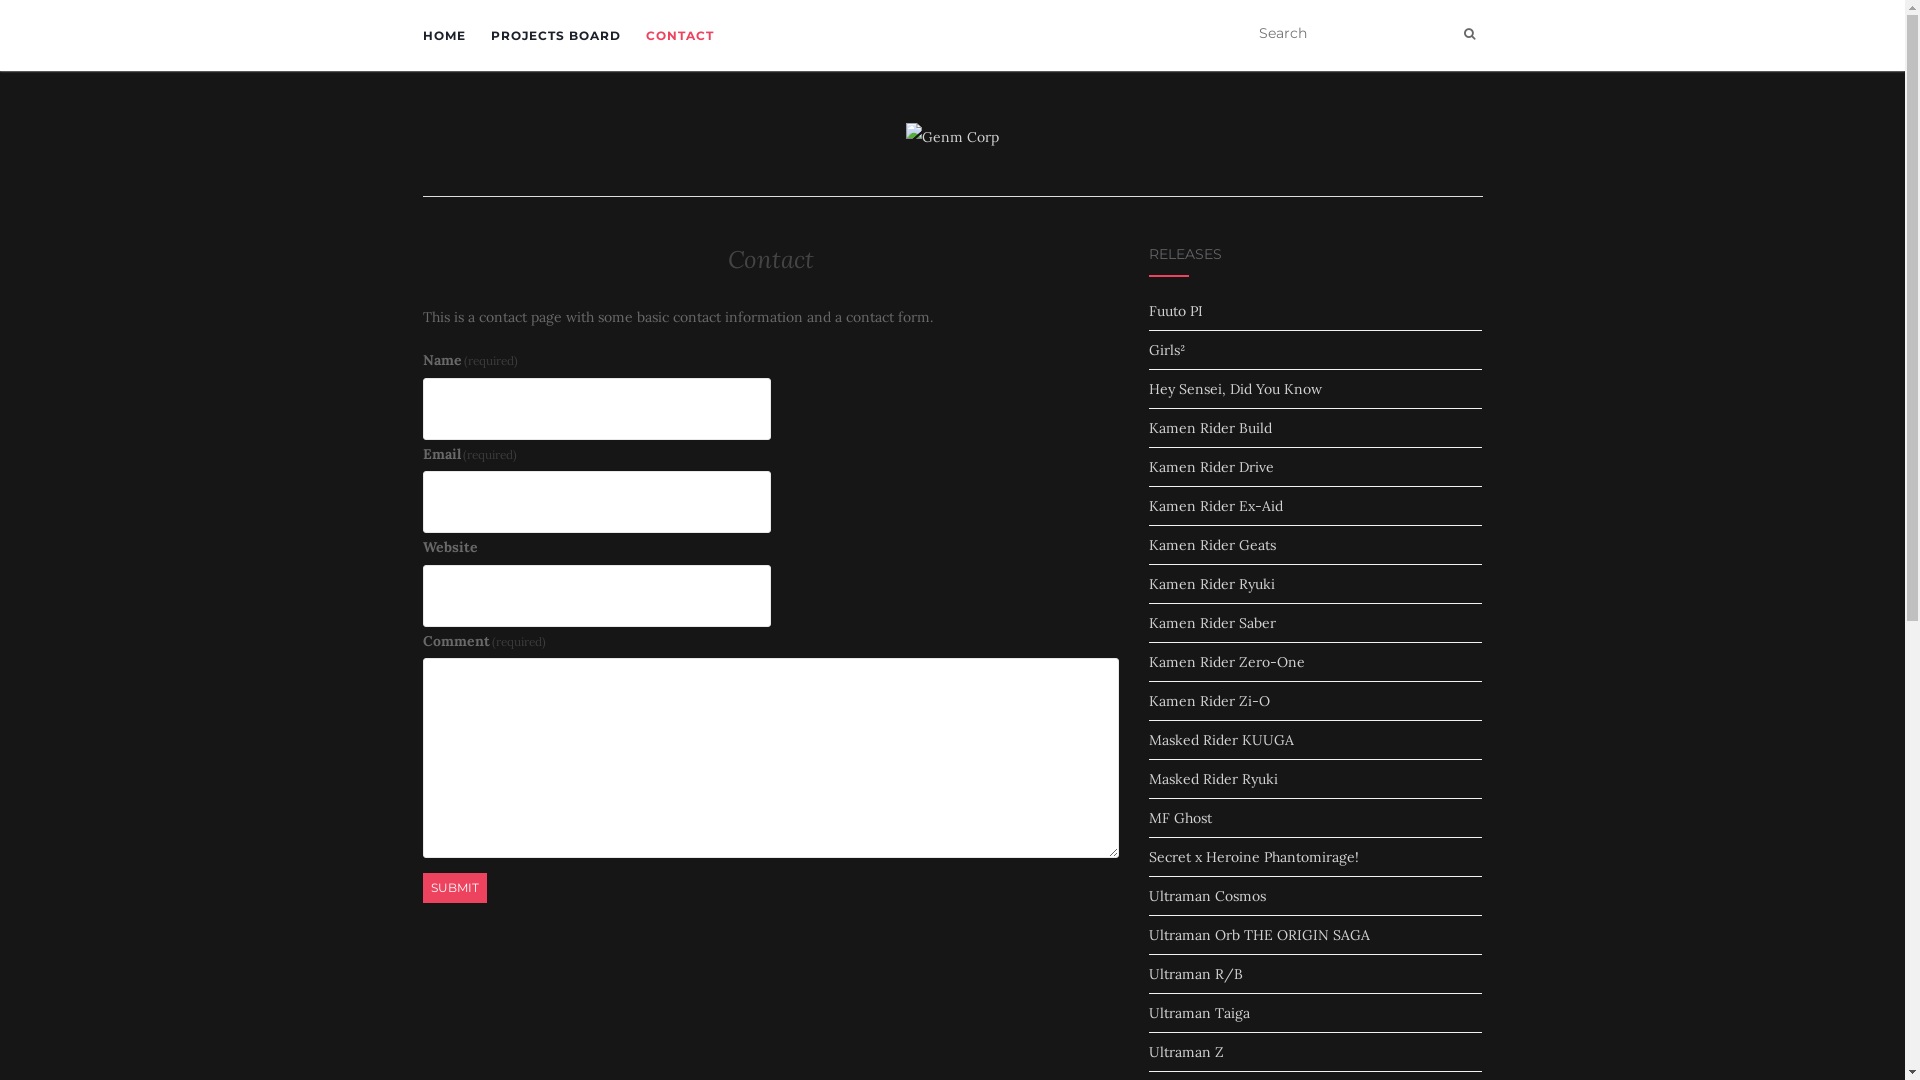  What do you see at coordinates (1212, 778) in the screenshot?
I see `'Masked Rider Ryuki'` at bounding box center [1212, 778].